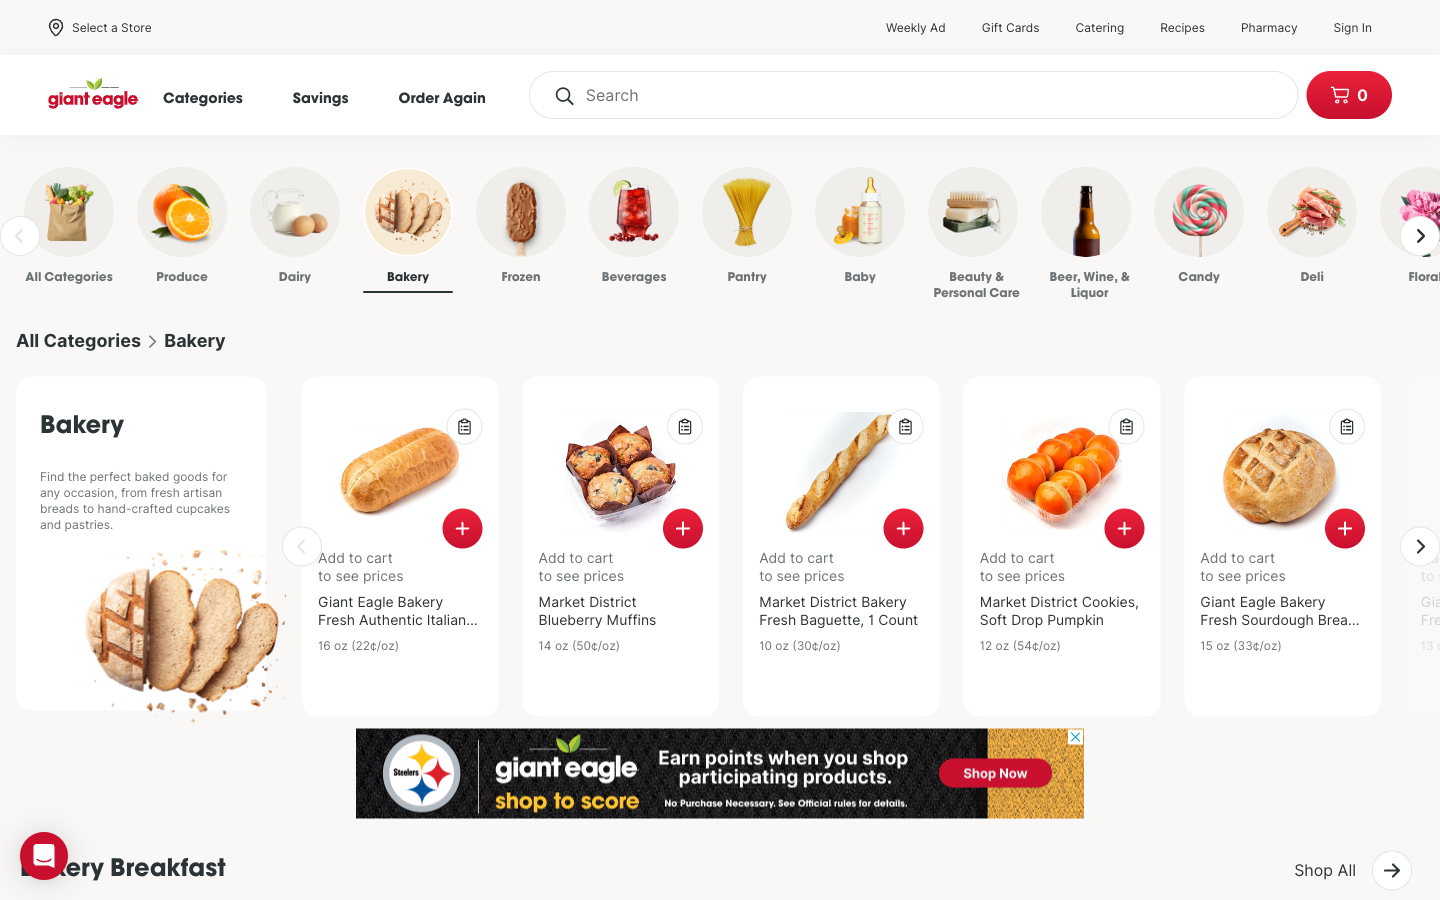 Image resolution: width=1440 pixels, height=900 pixels. Describe the element at coordinates (1347, 94) in the screenshot. I see `Verify the products in the shopping cart` at that location.